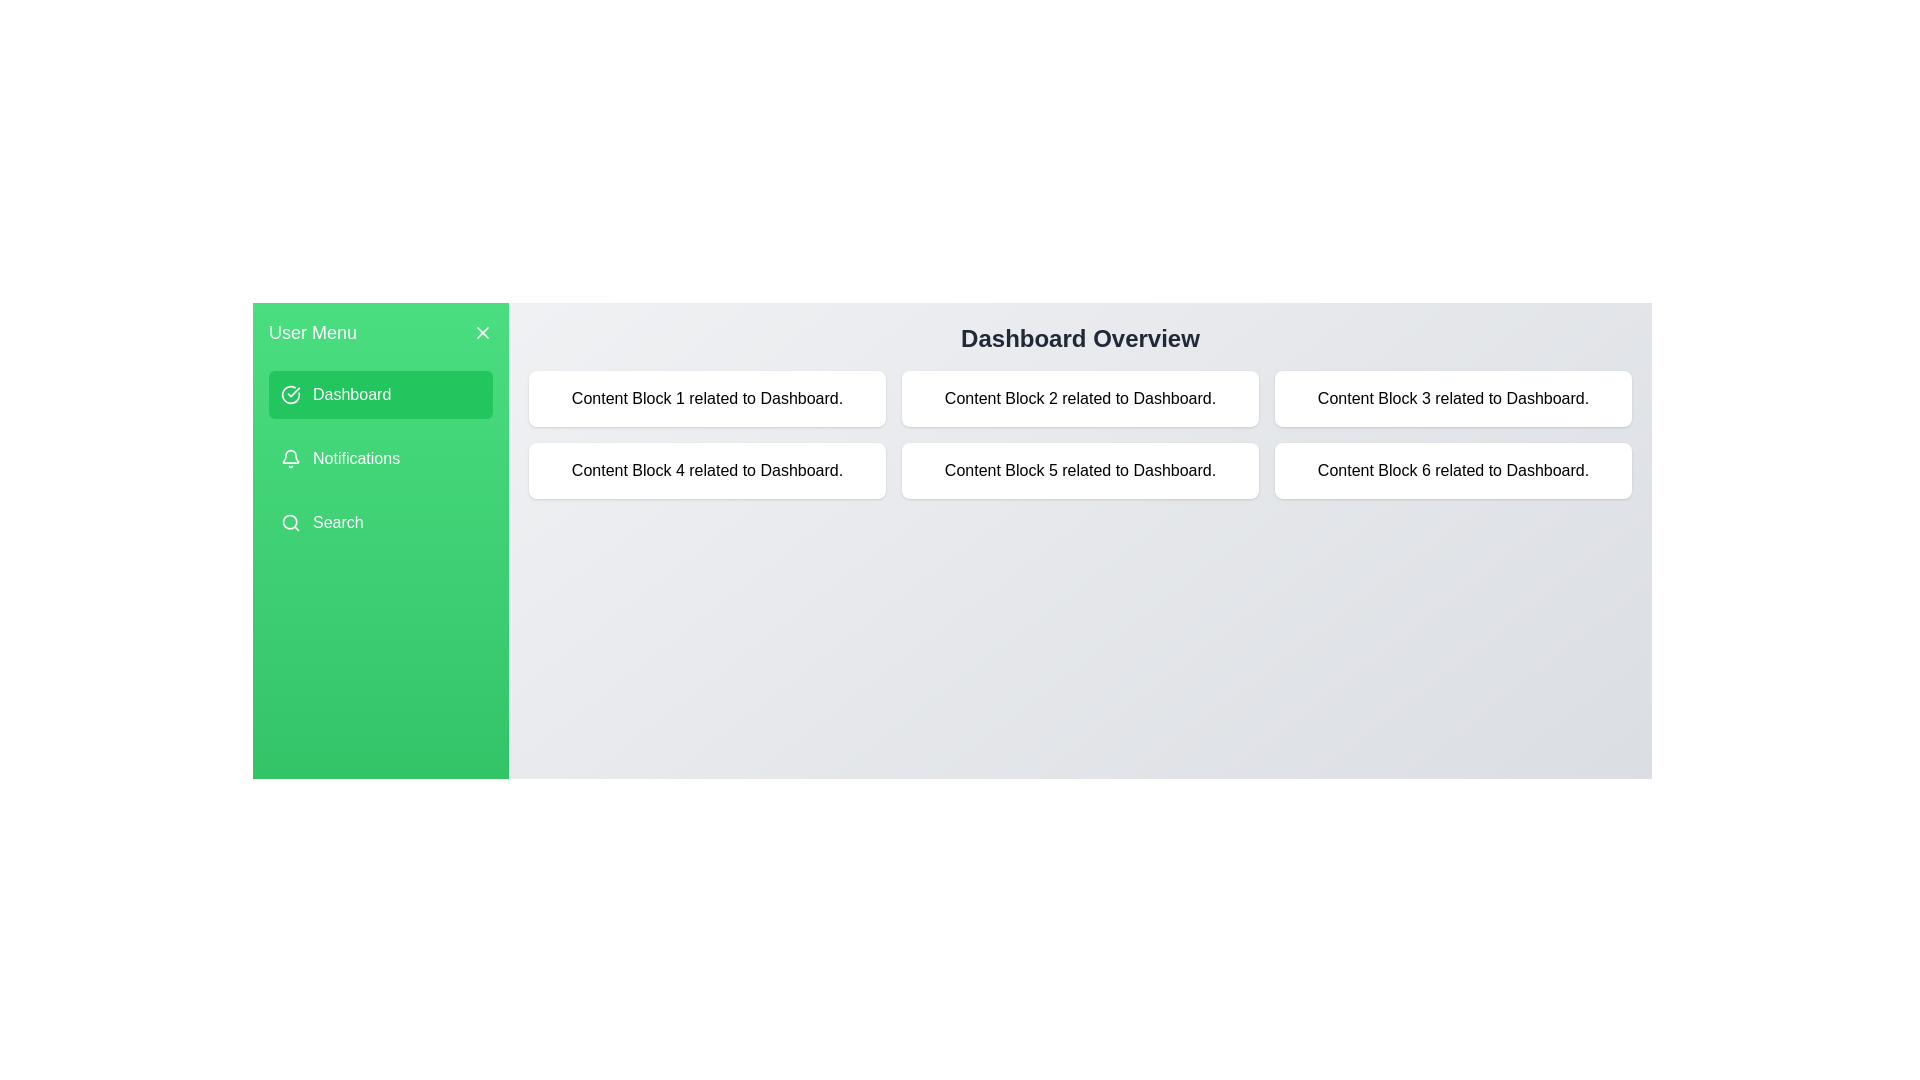 This screenshot has height=1080, width=1920. Describe the element at coordinates (380, 394) in the screenshot. I see `the menu item Dashboard to view its related content` at that location.